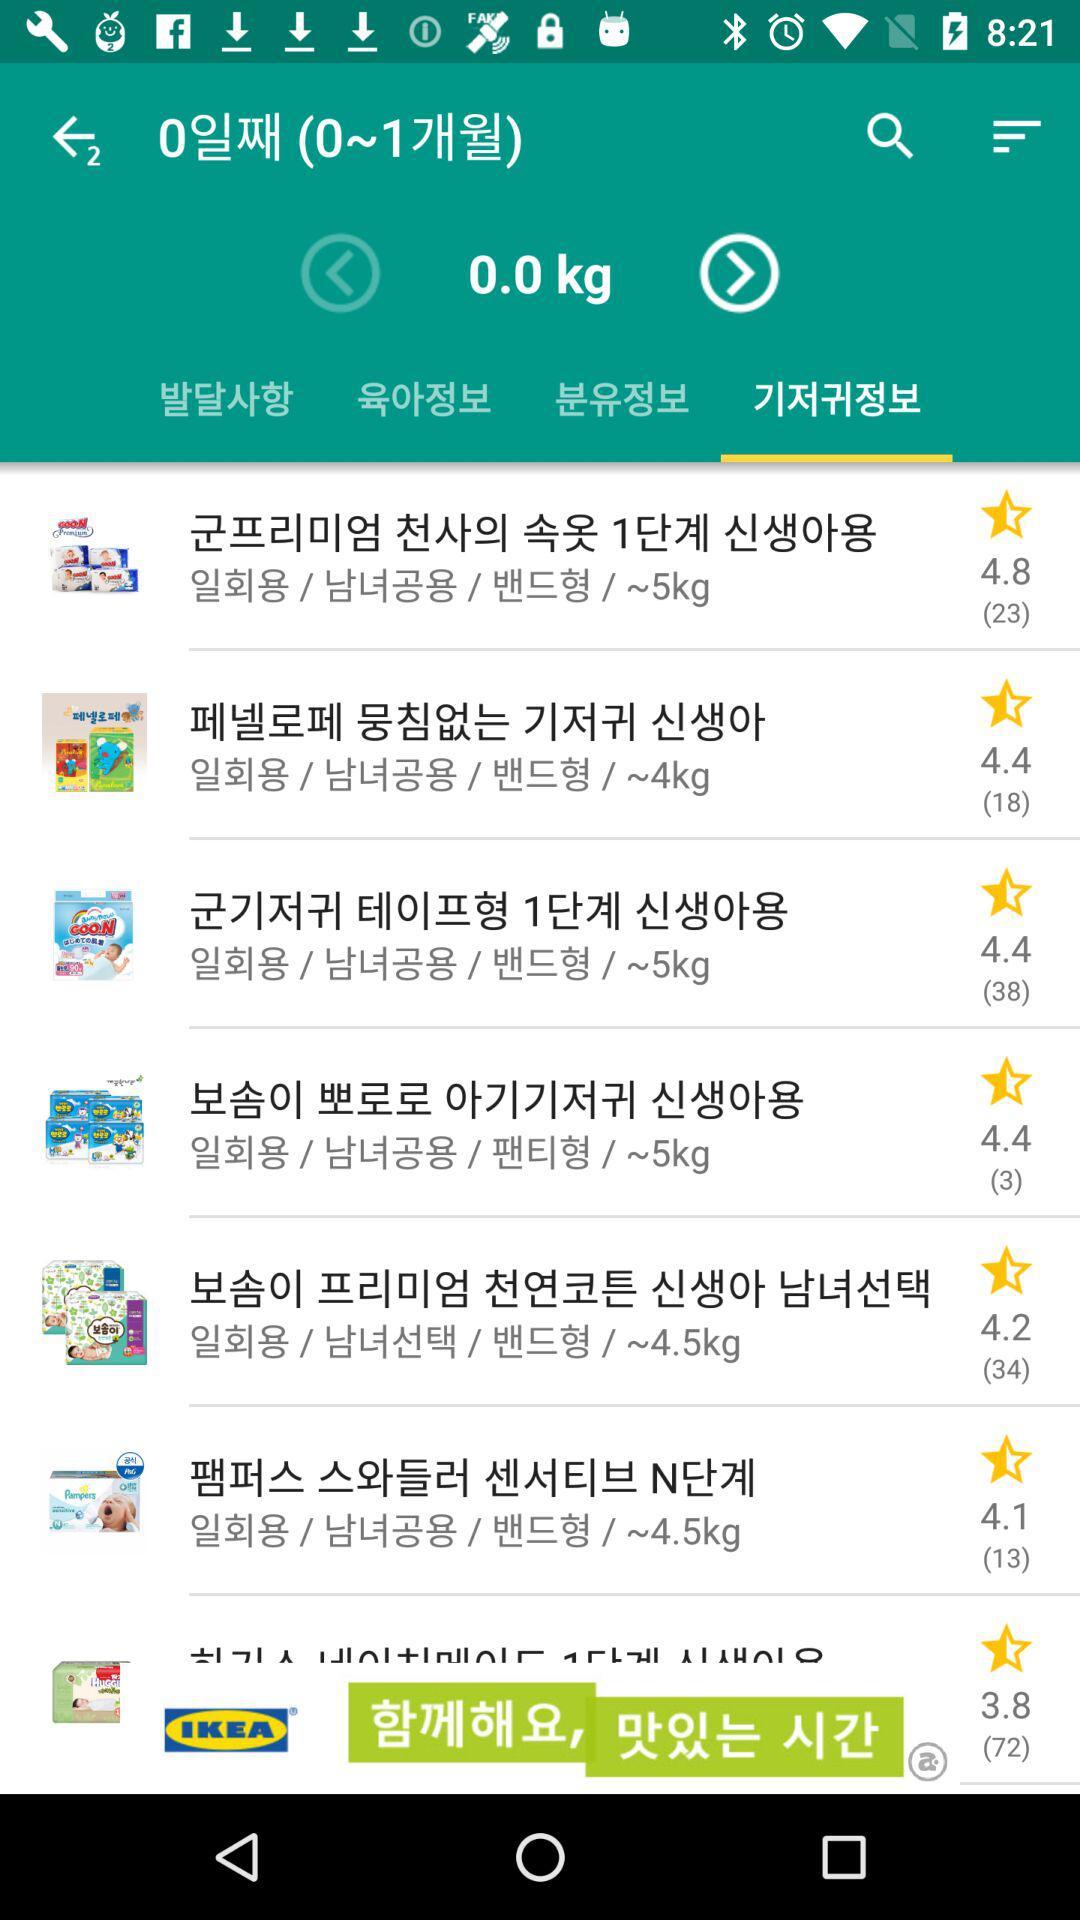 The width and height of the screenshot is (1080, 1920). Describe the element at coordinates (739, 272) in the screenshot. I see `the arrow_forward icon` at that location.